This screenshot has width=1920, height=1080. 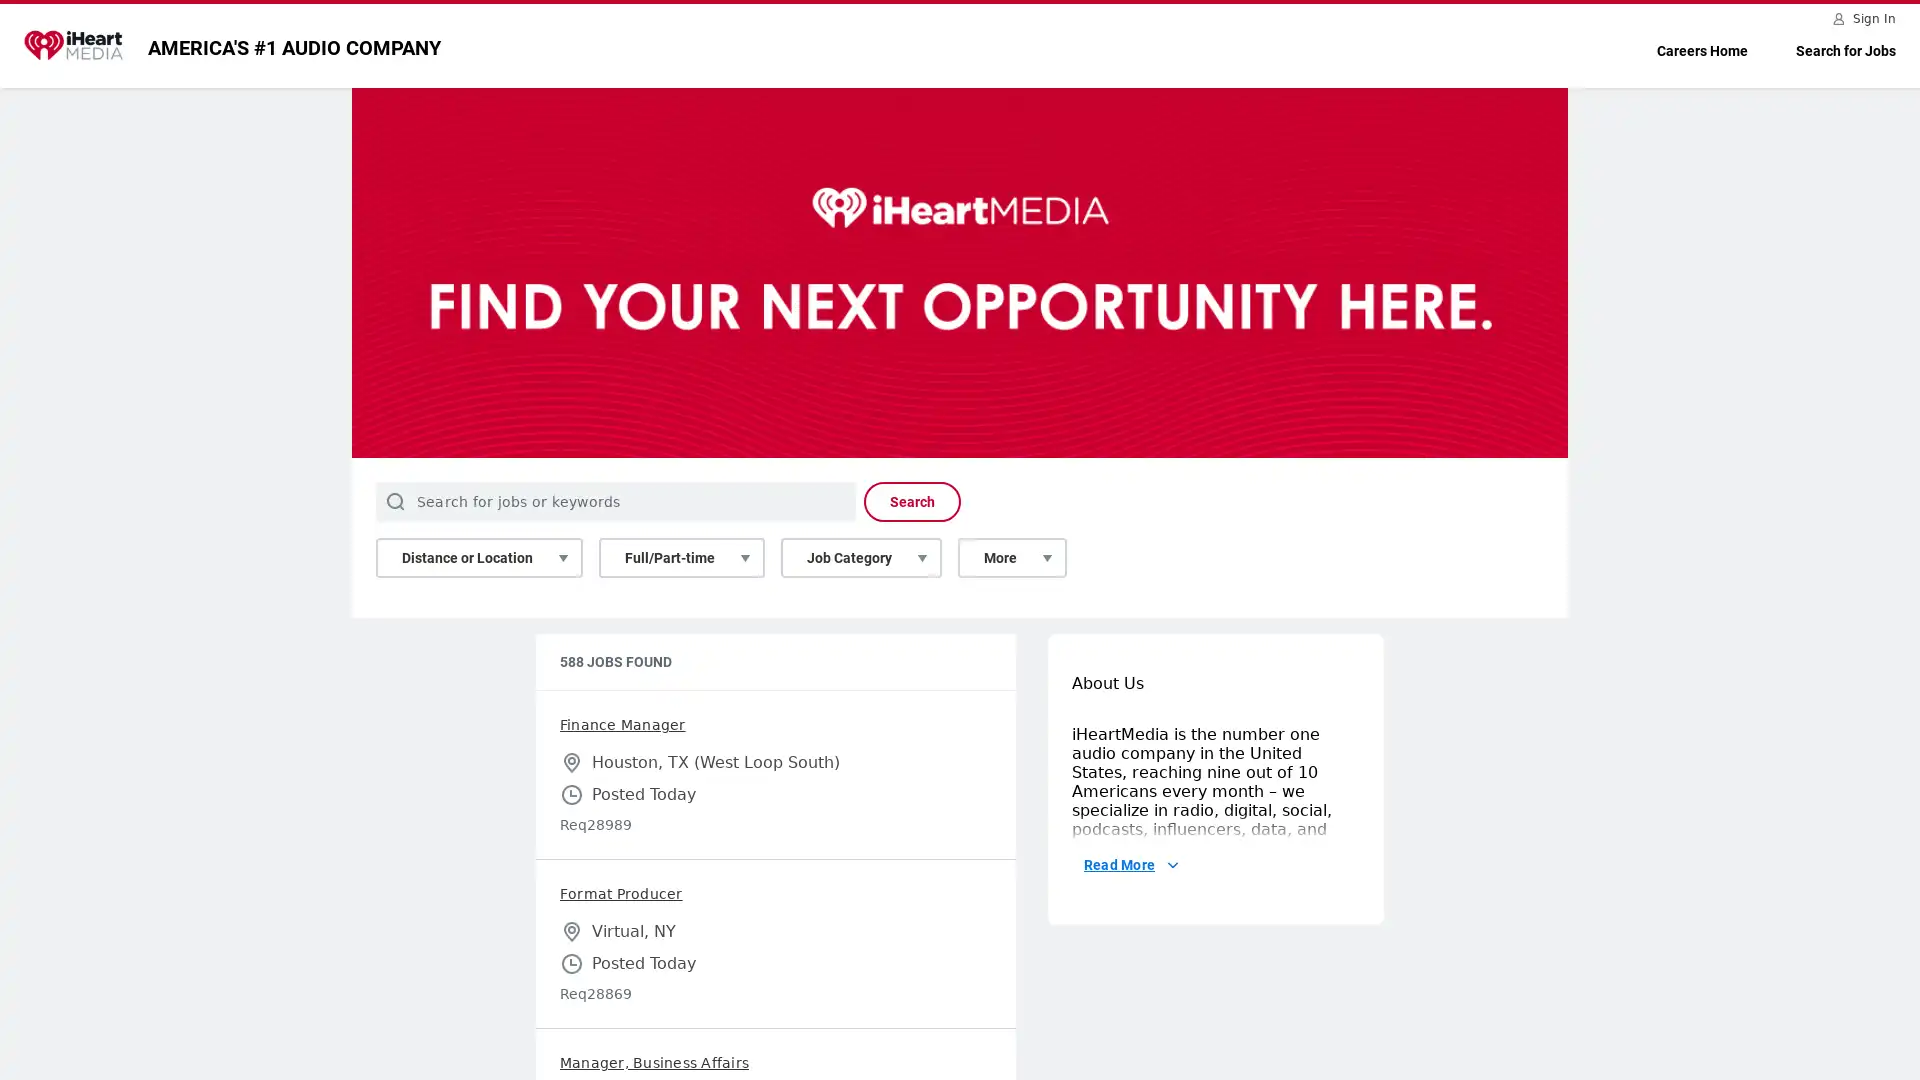 What do you see at coordinates (1129, 1014) in the screenshot?
I see `Read More About Us` at bounding box center [1129, 1014].